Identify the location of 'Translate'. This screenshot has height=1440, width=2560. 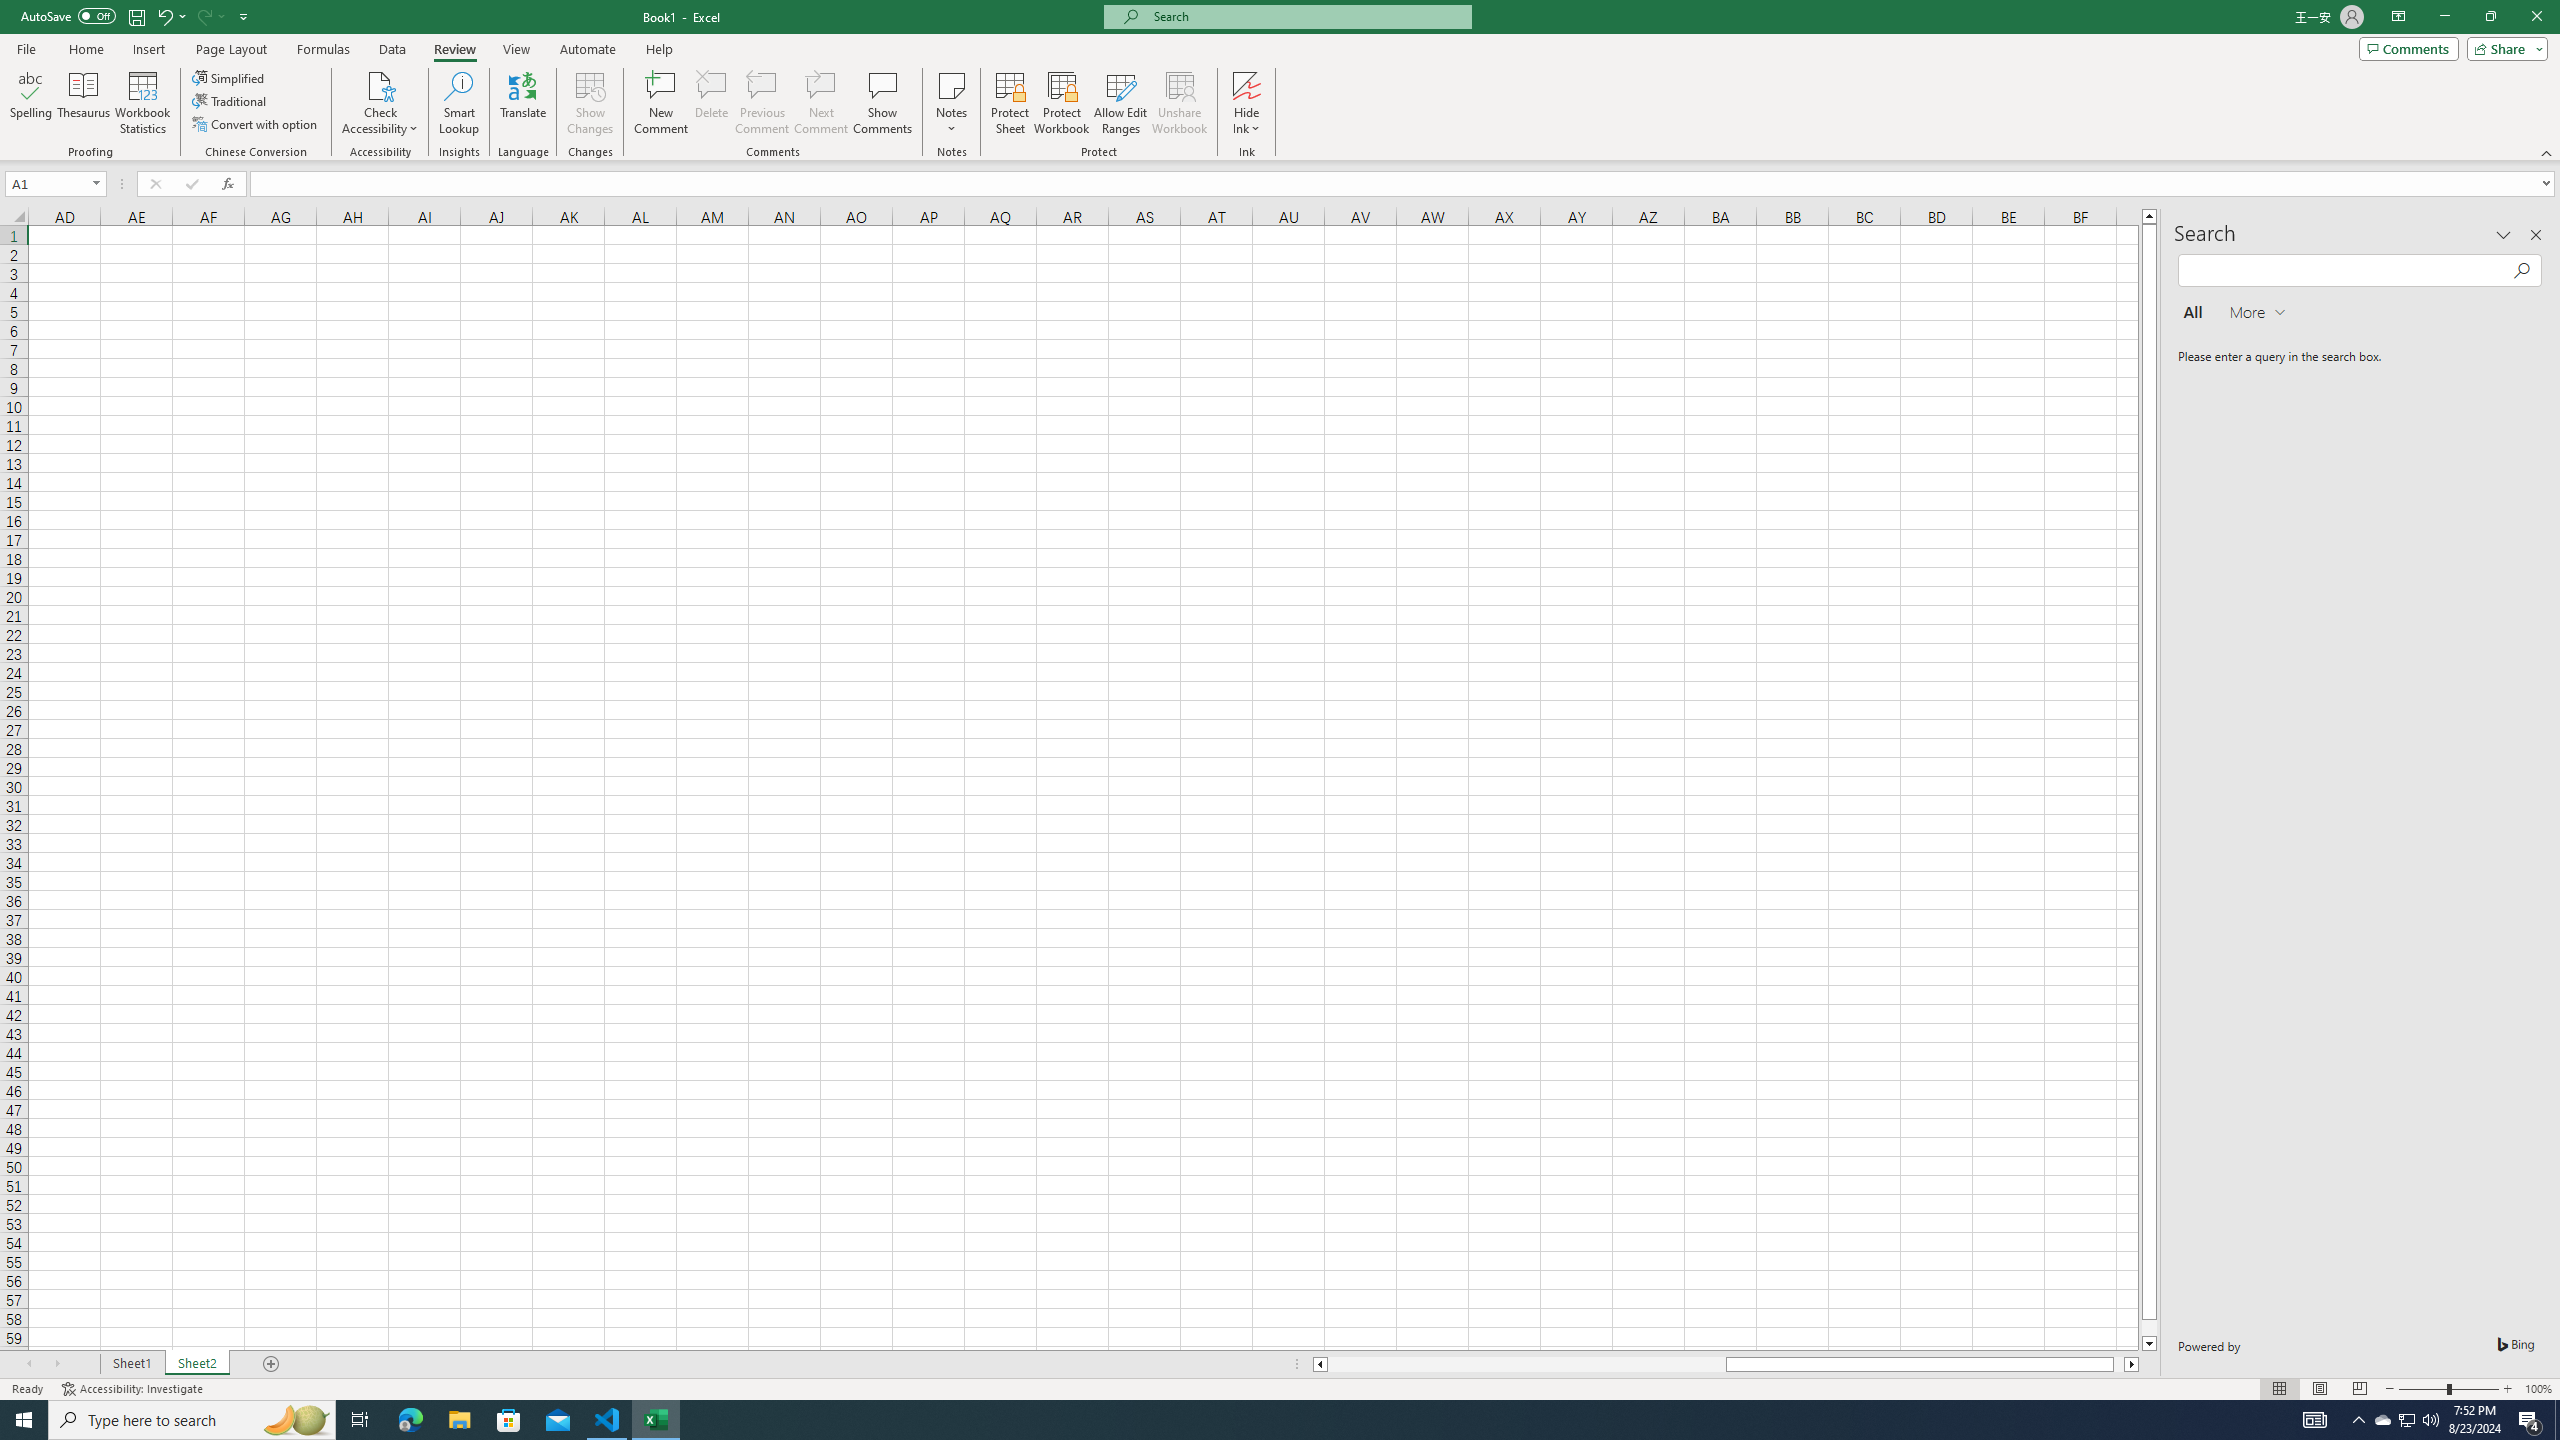
(522, 103).